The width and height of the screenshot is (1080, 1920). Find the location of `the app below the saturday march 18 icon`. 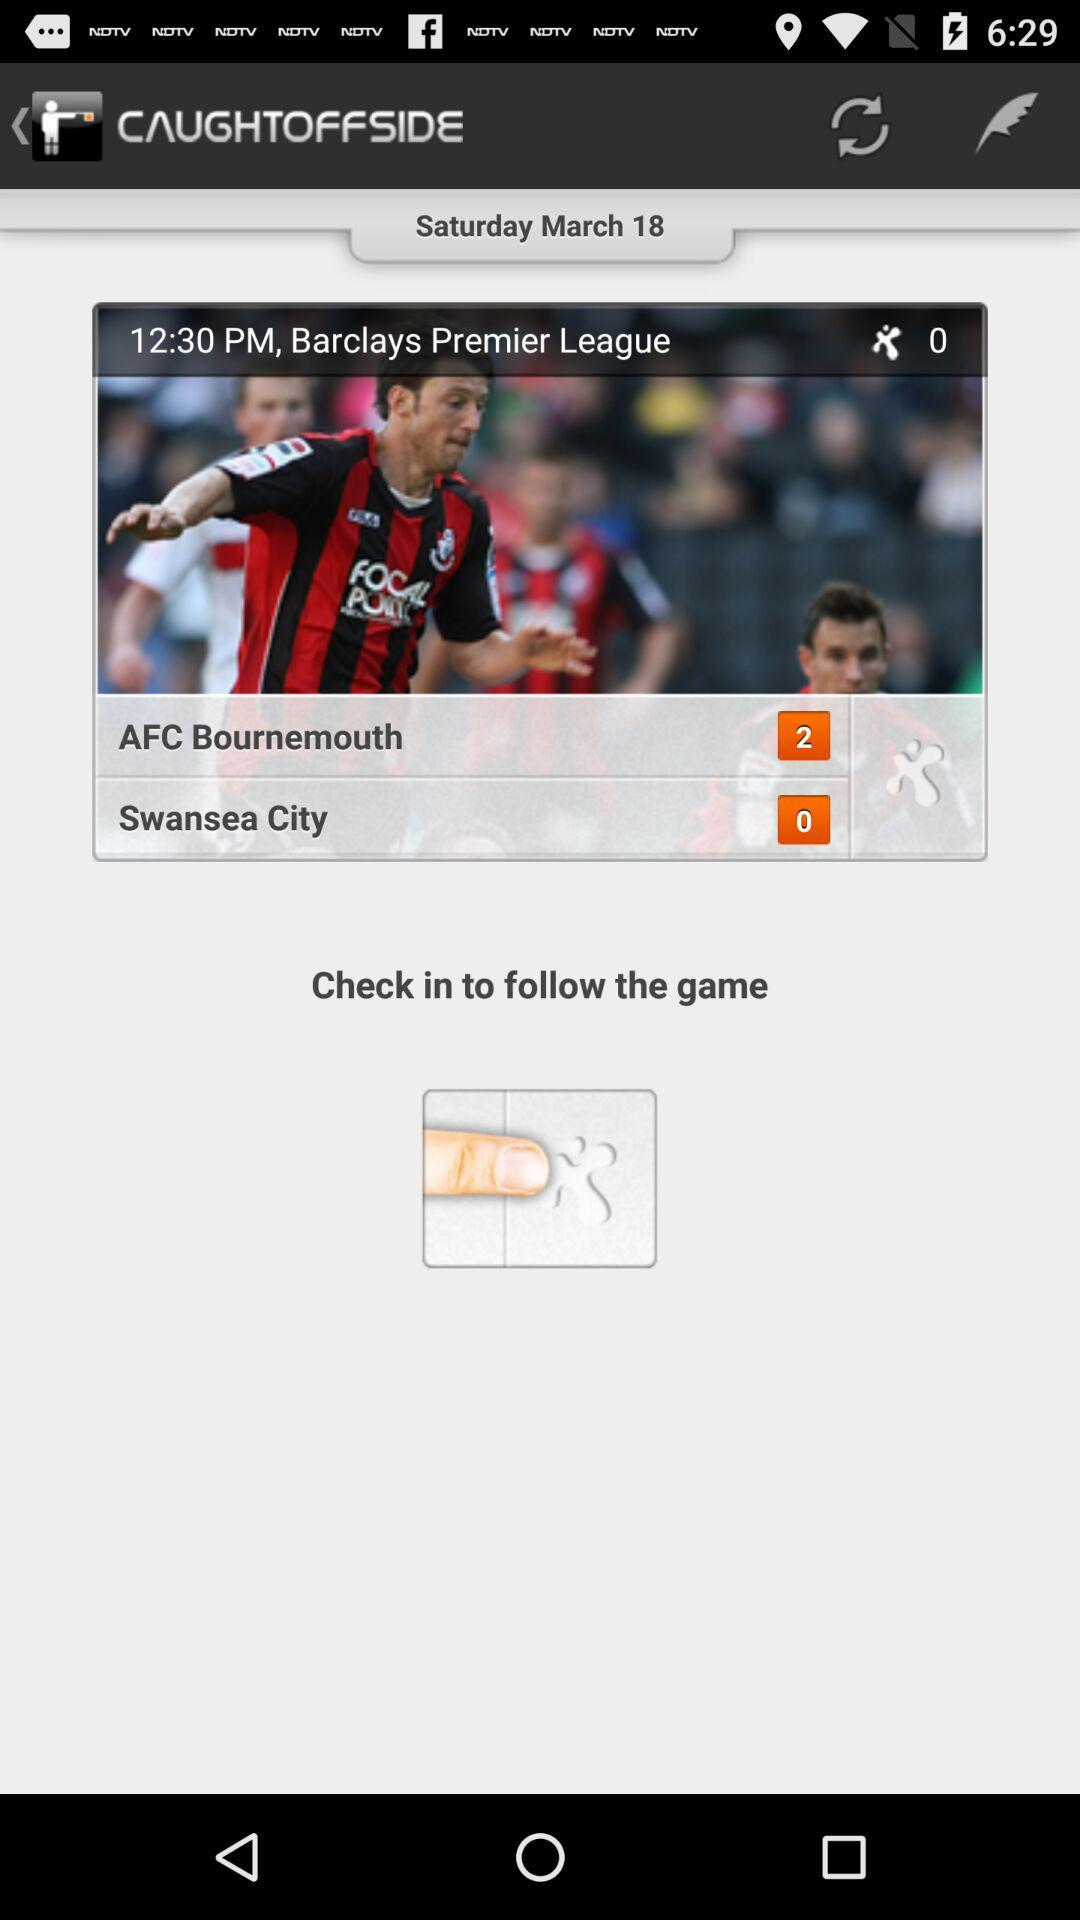

the app below the saturday march 18 icon is located at coordinates (540, 580).